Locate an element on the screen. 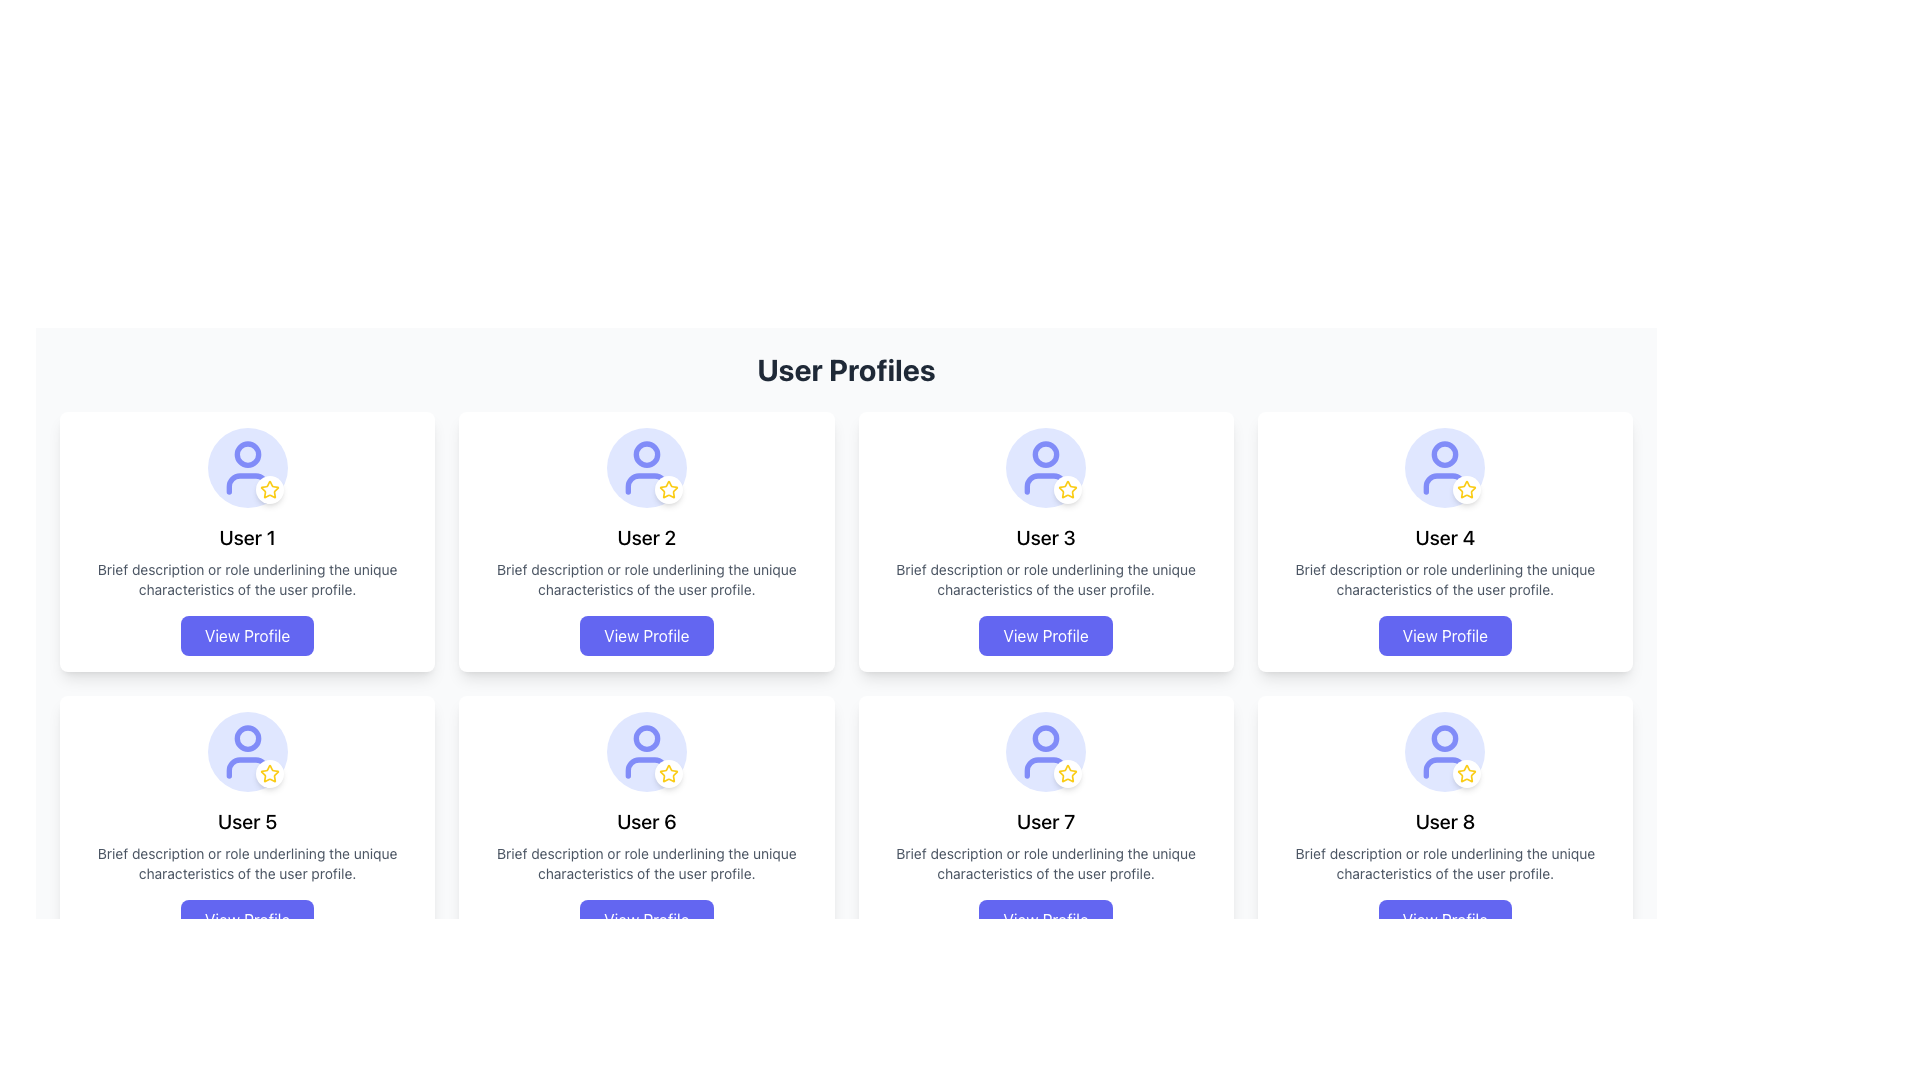  the brief description text located below 'User 6' and above the 'View Profile' button in the user profile card is located at coordinates (646, 863).